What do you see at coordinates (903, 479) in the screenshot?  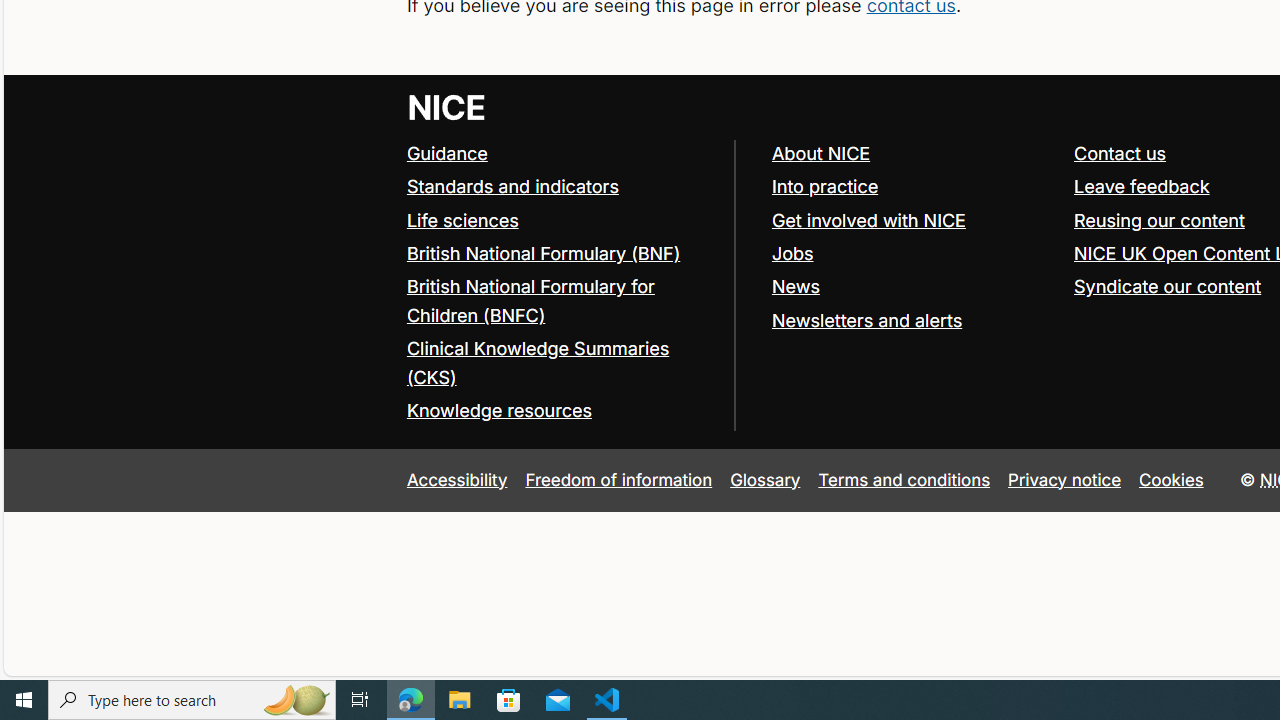 I see `'Terms and conditions'` at bounding box center [903, 479].